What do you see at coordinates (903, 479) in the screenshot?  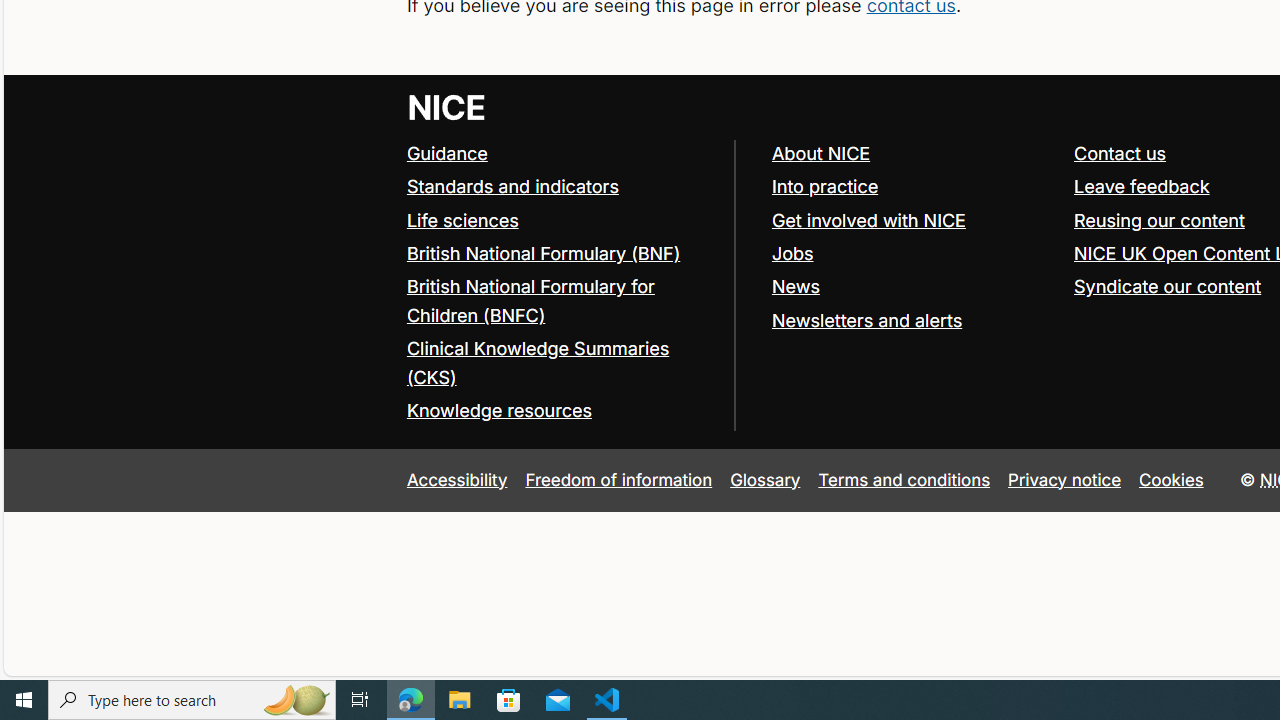 I see `'Terms and conditions'` at bounding box center [903, 479].